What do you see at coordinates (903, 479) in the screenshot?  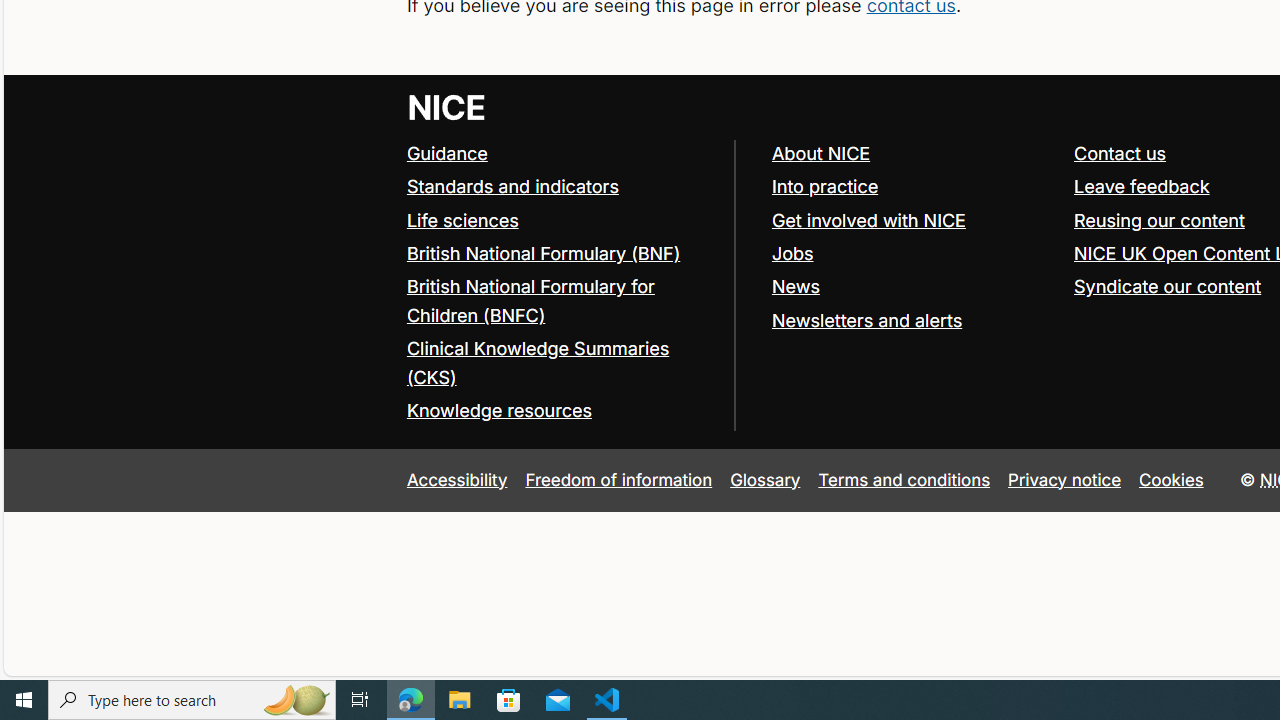 I see `'Terms and conditions'` at bounding box center [903, 479].